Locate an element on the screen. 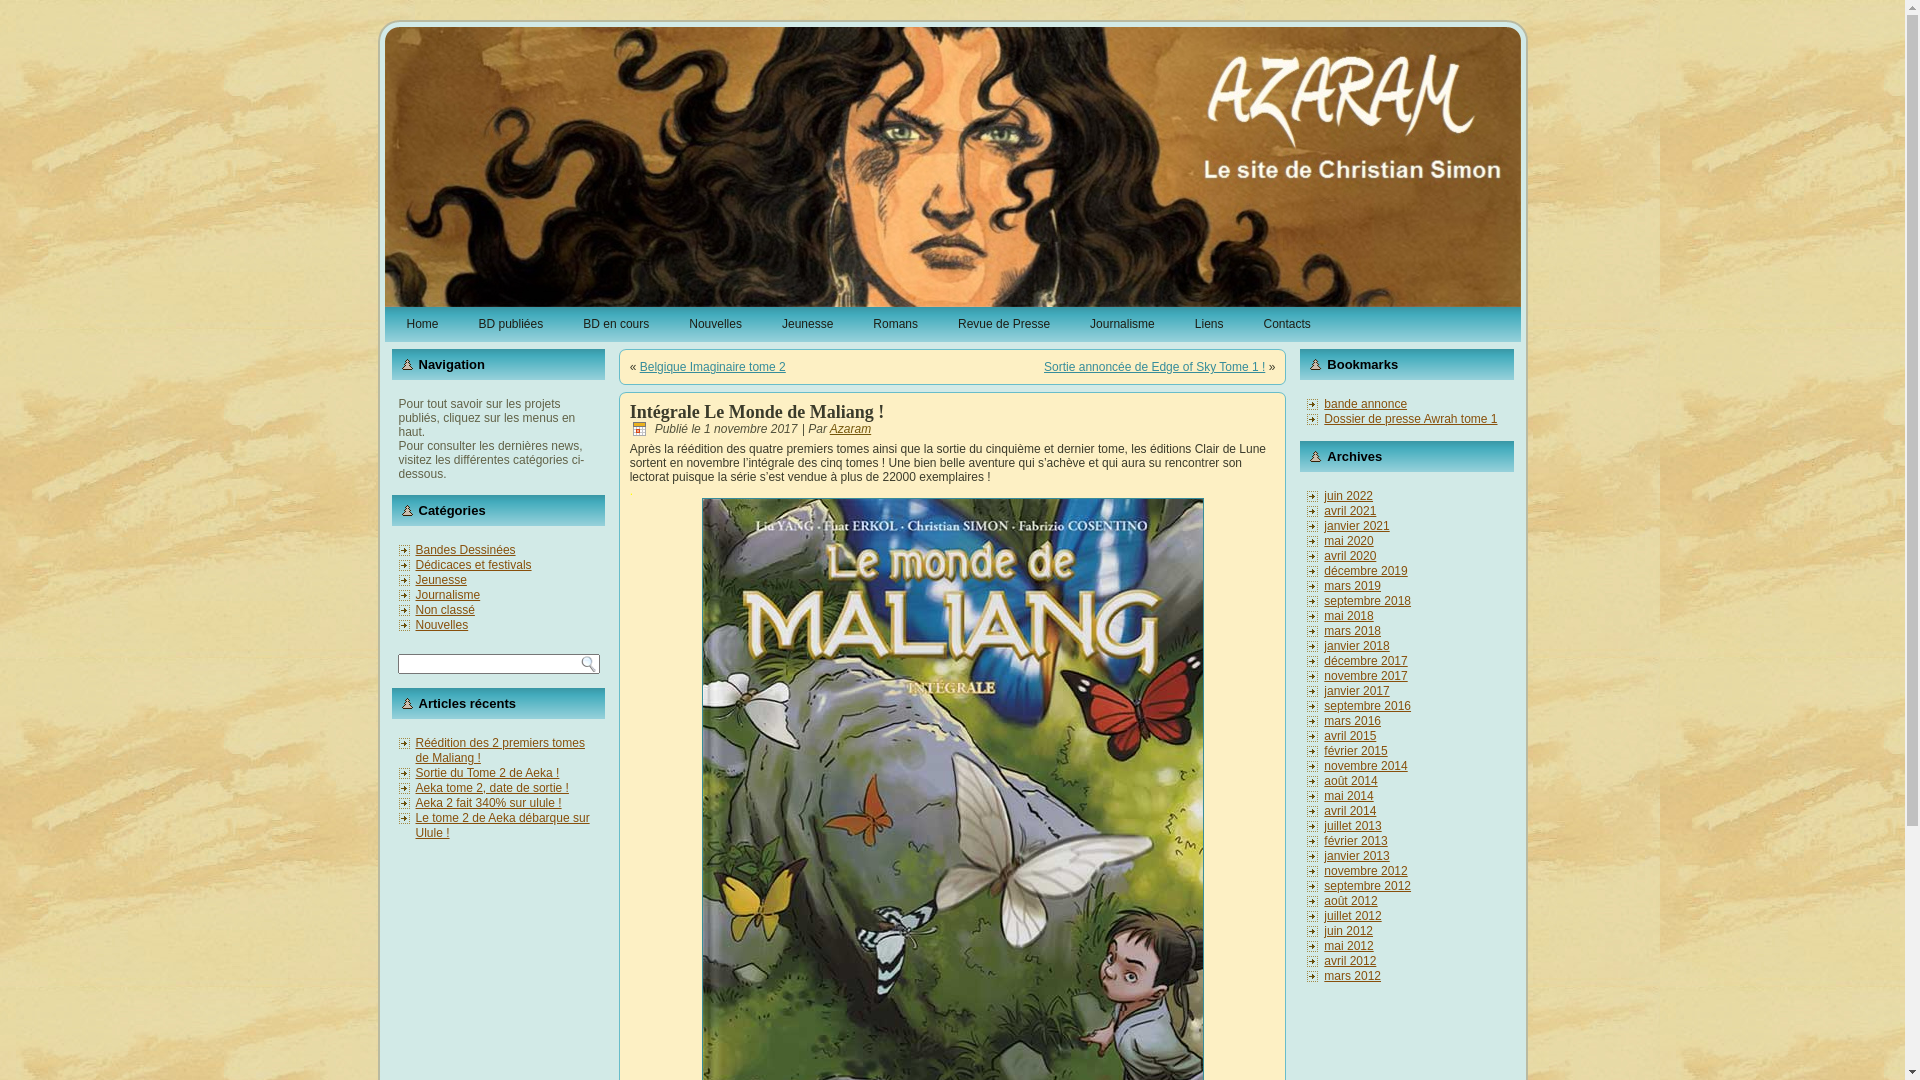 This screenshot has height=1080, width=1920. 'avril 2015' is located at coordinates (1349, 736).